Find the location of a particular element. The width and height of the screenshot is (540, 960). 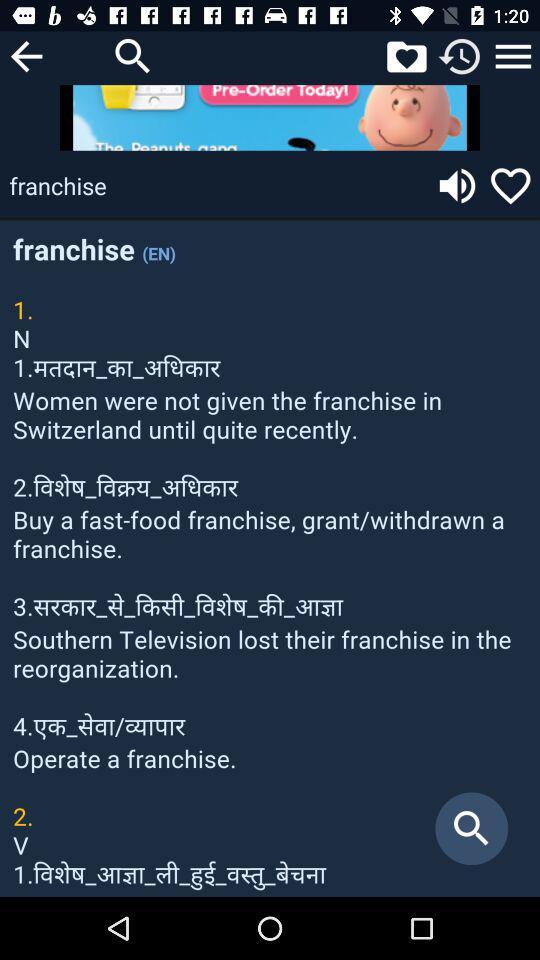

the arrow_backward icon is located at coordinates (25, 55).